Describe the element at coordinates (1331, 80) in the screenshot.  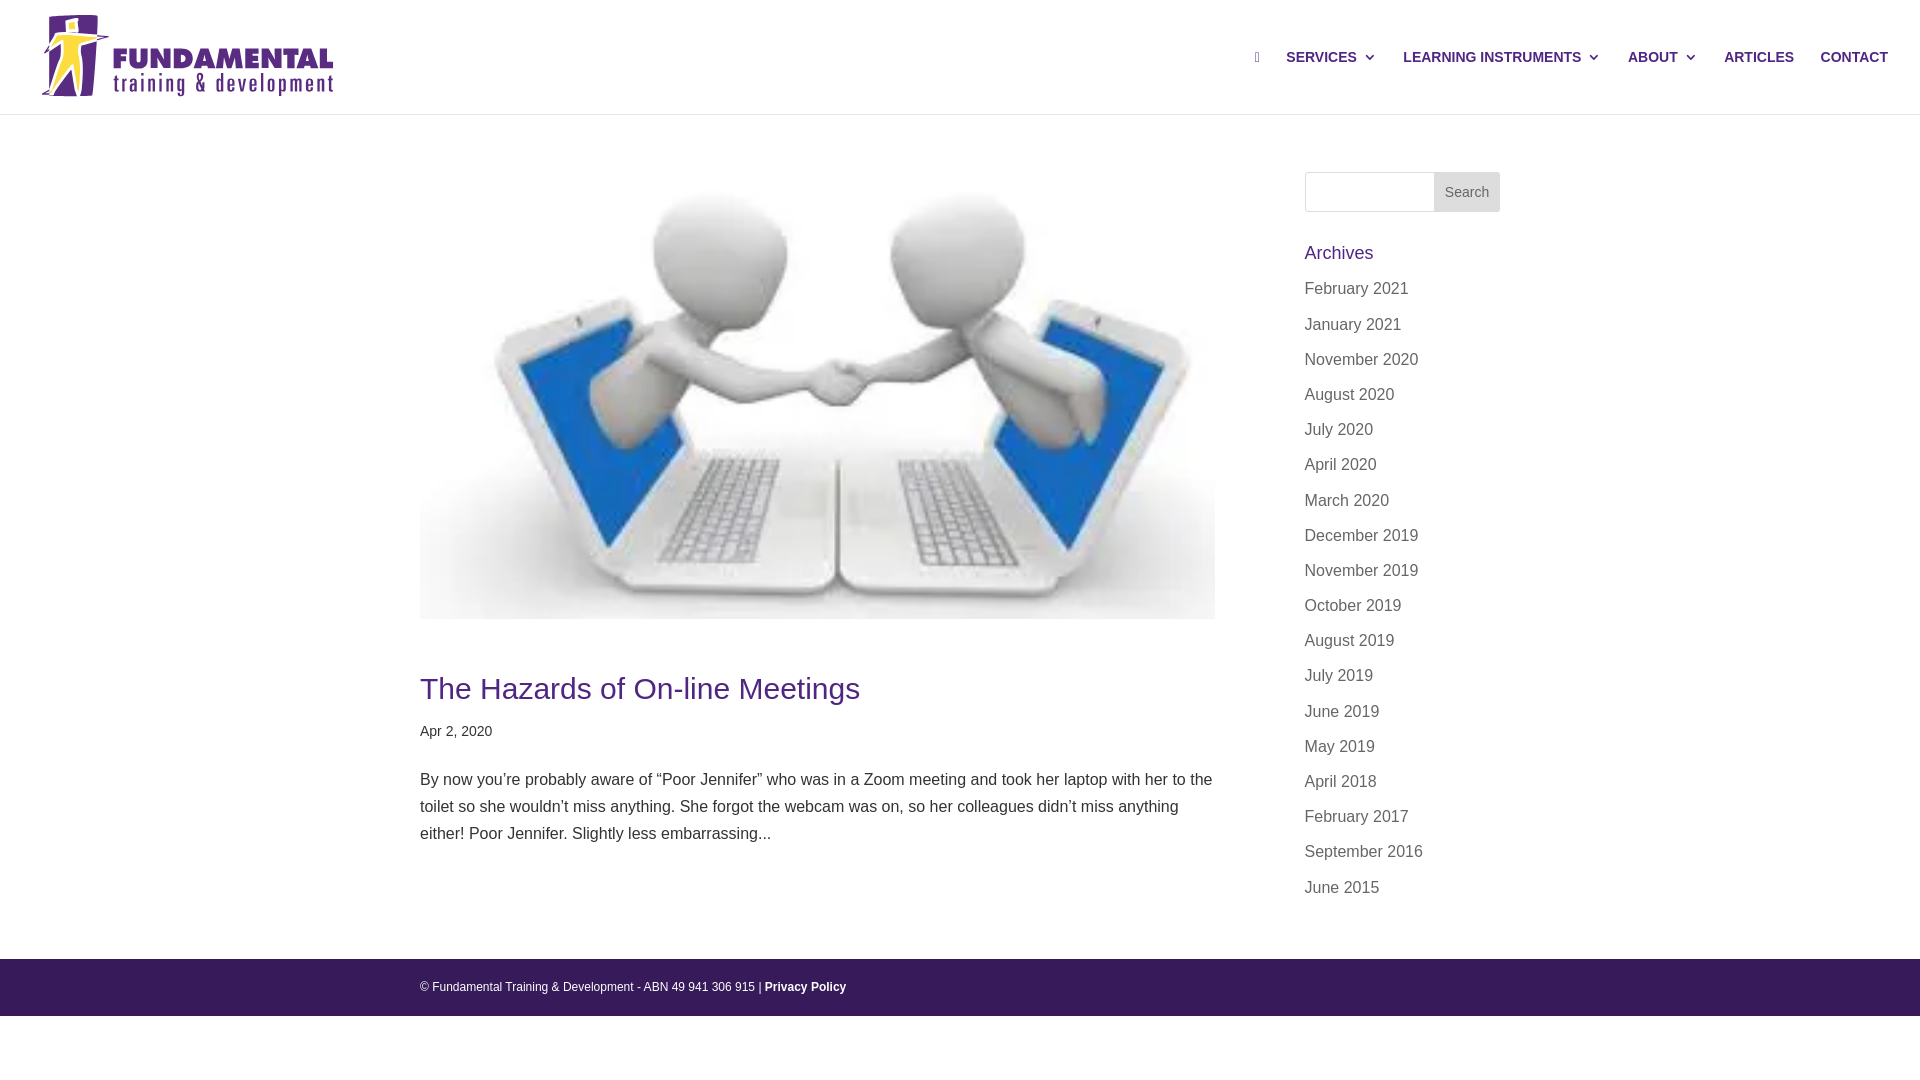
I see `'SERVICES'` at that location.